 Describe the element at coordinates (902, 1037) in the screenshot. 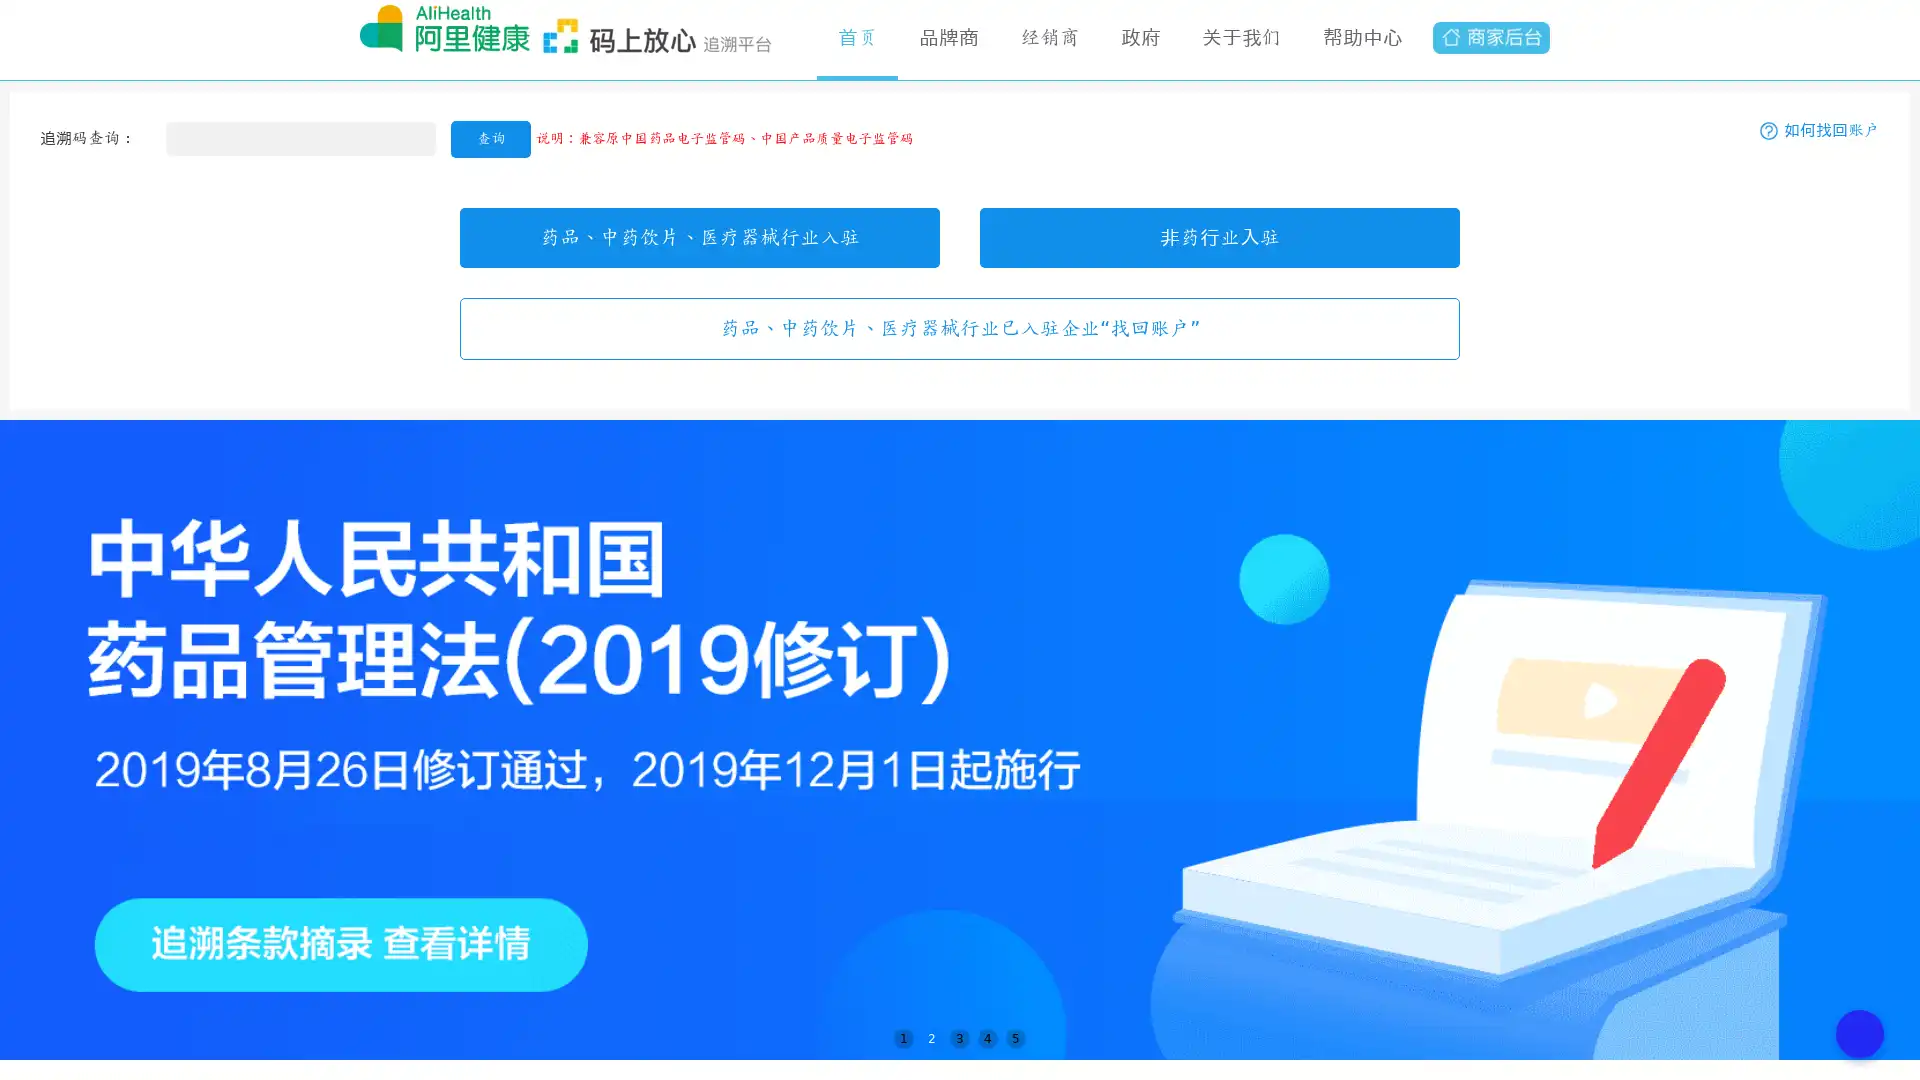

I see `Go to slide 1` at that location.